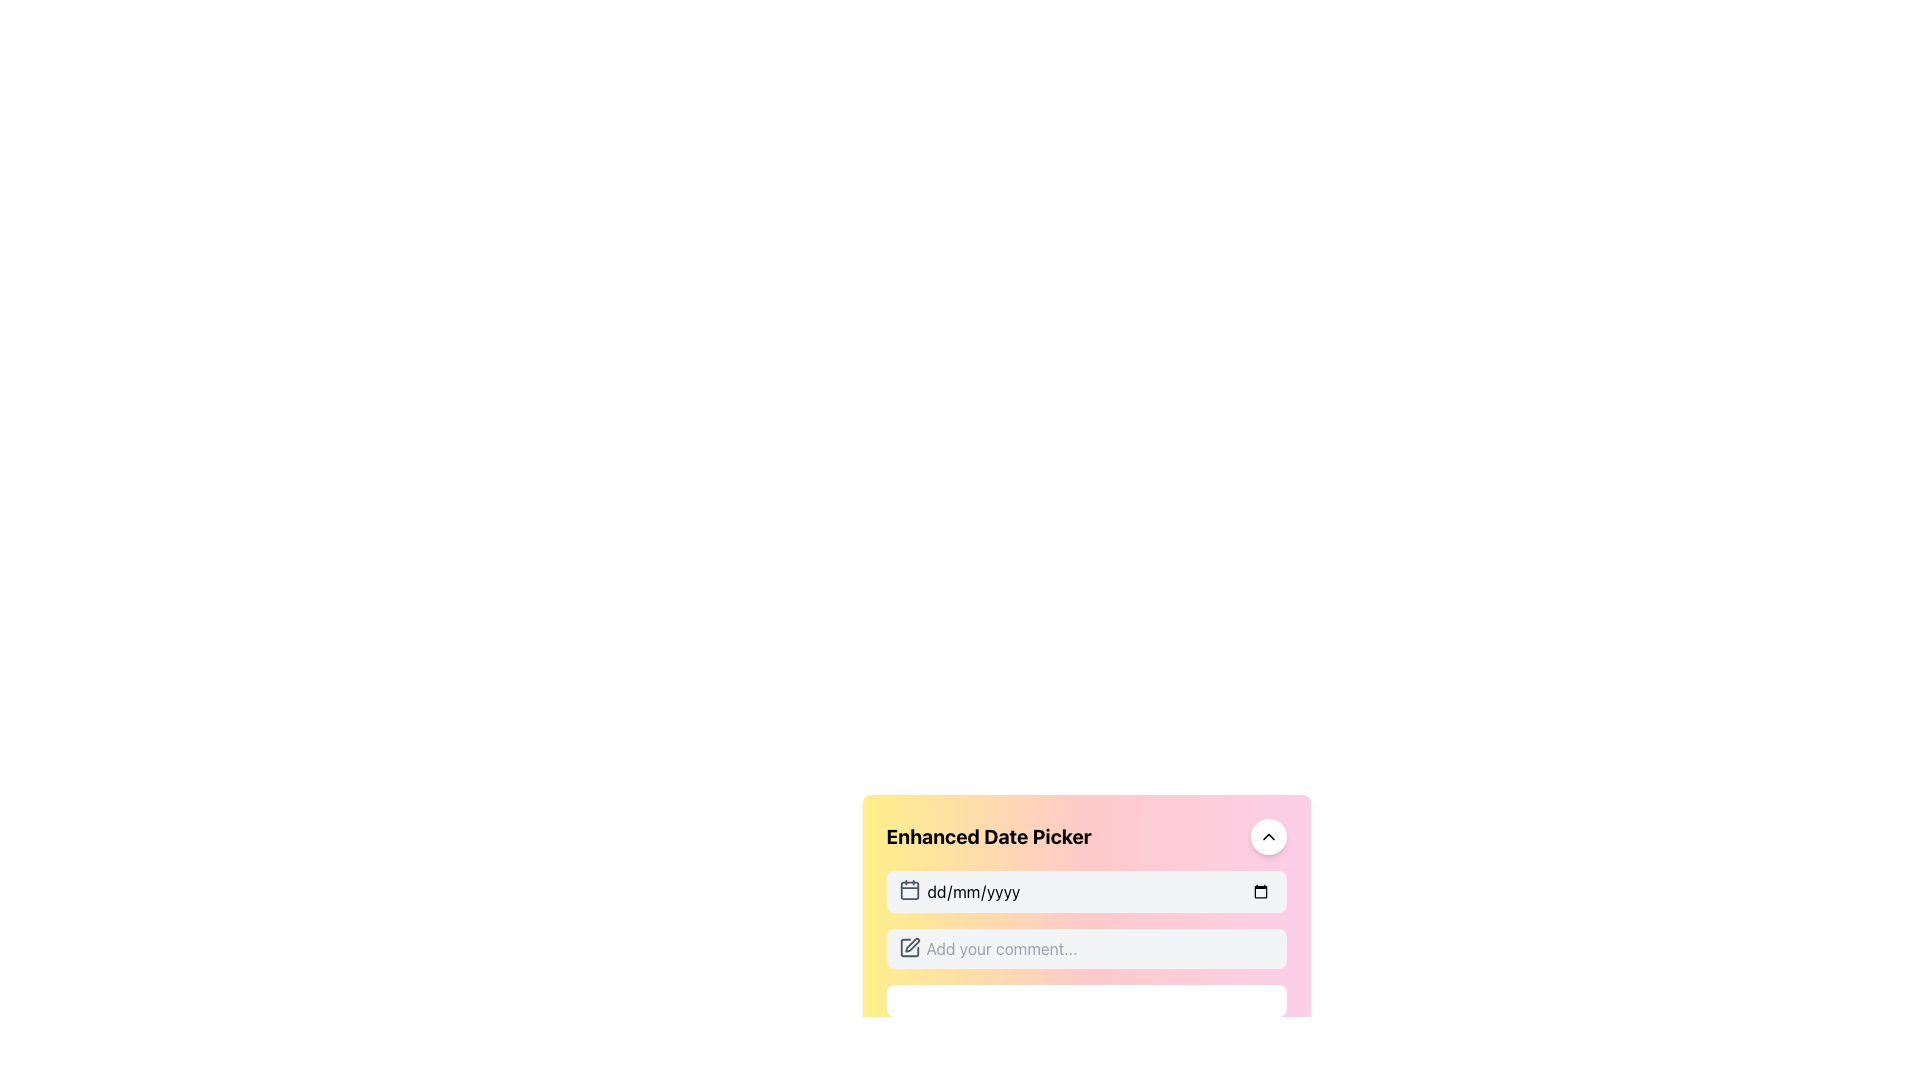 Image resolution: width=1920 pixels, height=1080 pixels. Describe the element at coordinates (908, 947) in the screenshot. I see `the leftmost icon inside the 'Add your comment...' text input field to begin inputting text` at that location.